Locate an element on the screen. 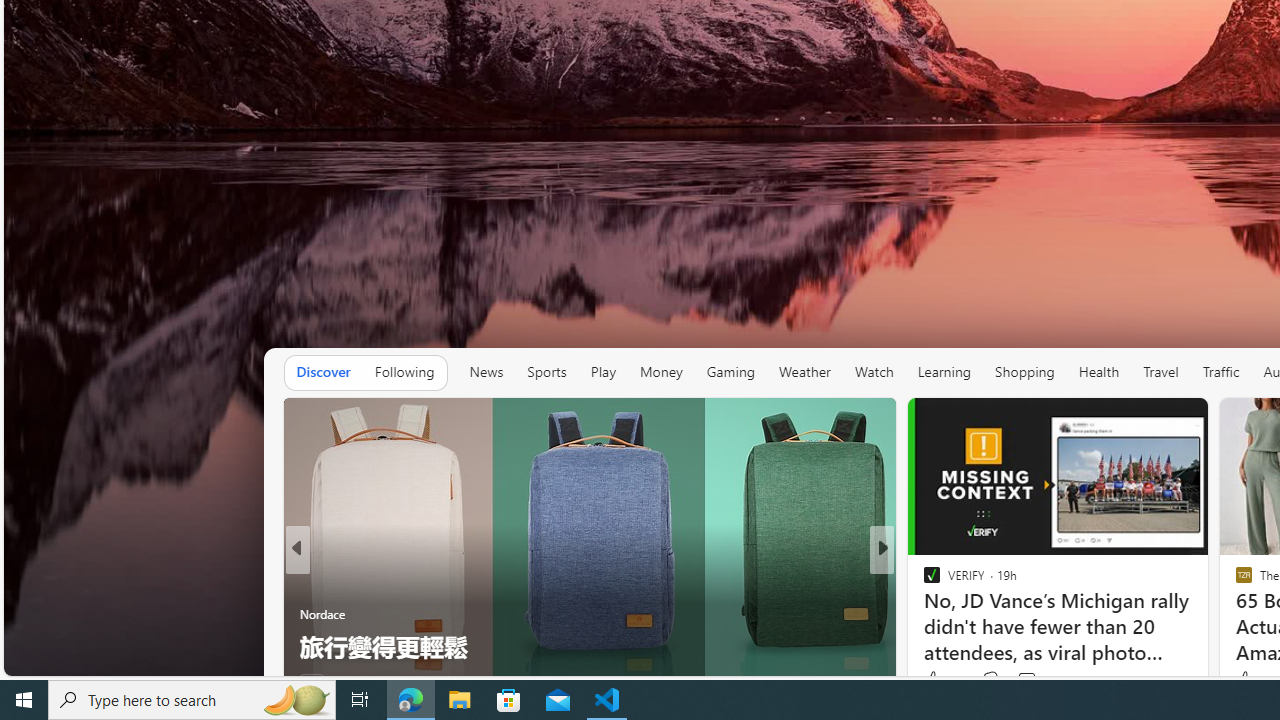 The image size is (1280, 720). 'Gaming' is located at coordinates (729, 371).